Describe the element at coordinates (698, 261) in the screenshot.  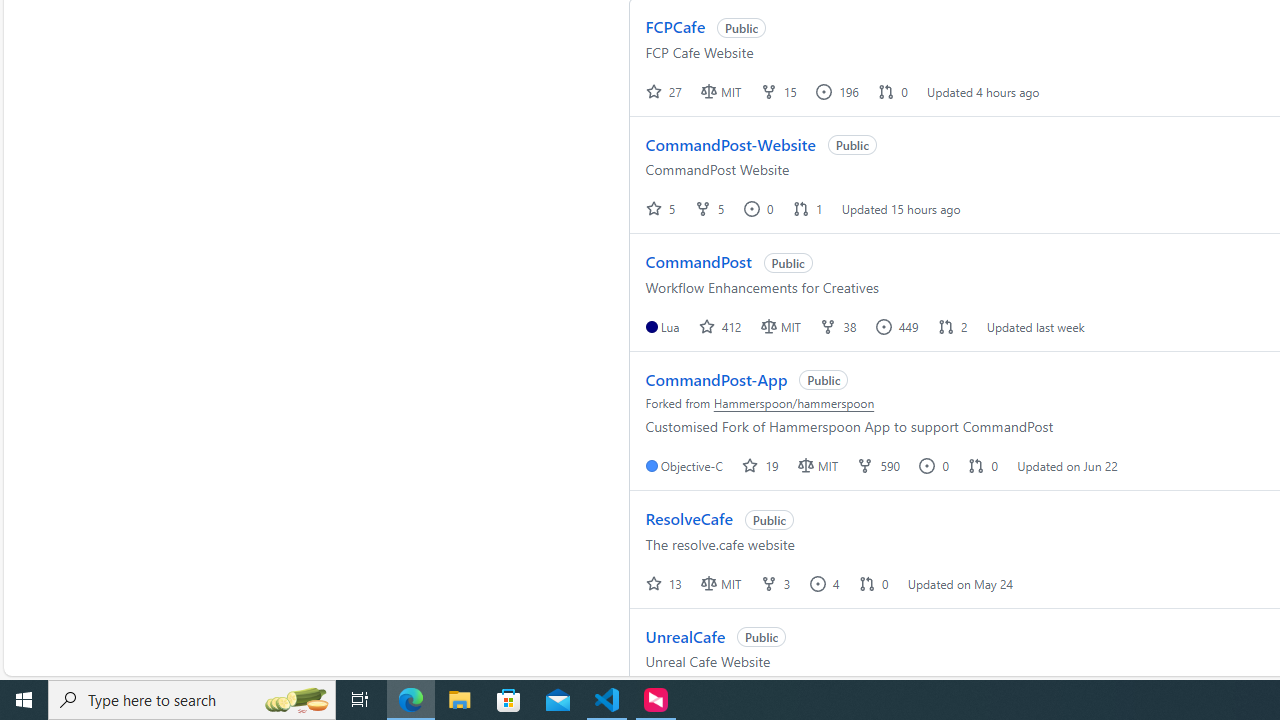
I see `'CommandPost'` at that location.